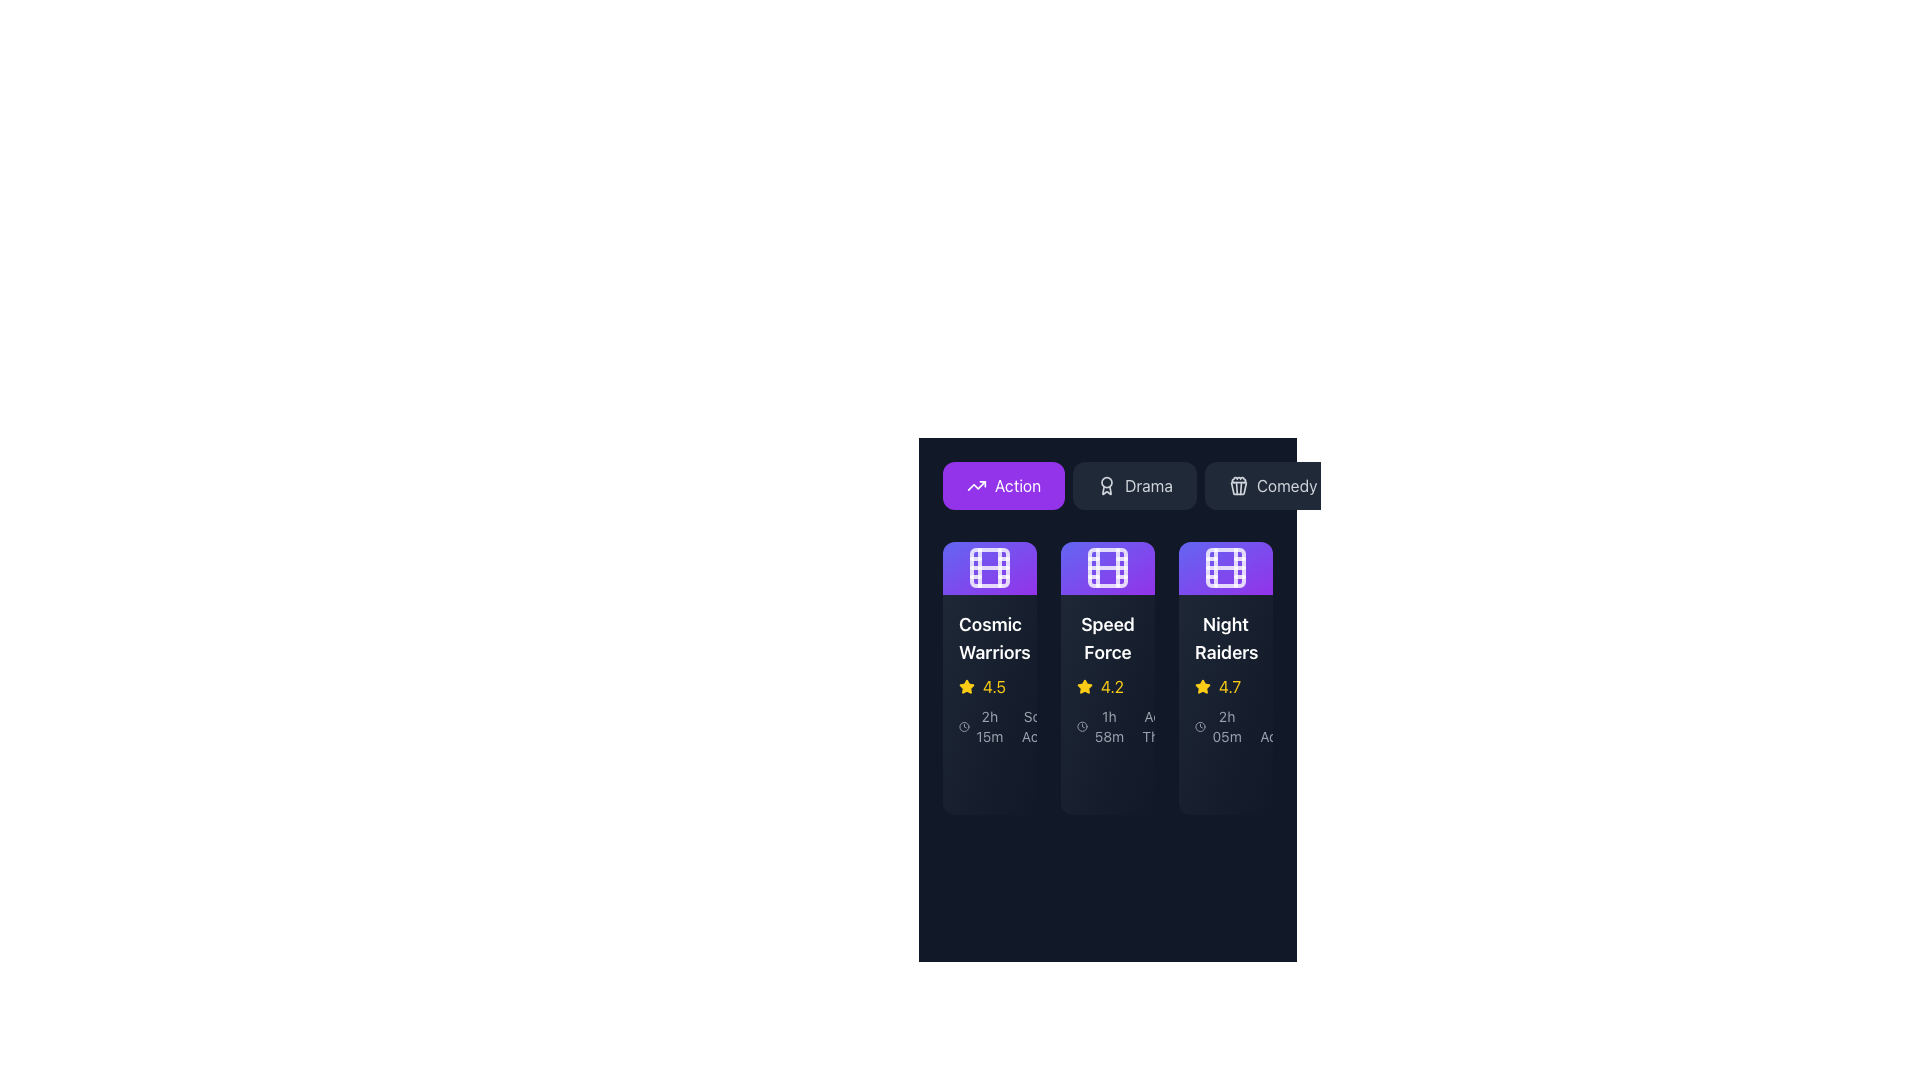 The width and height of the screenshot is (1920, 1080). I want to click on the 'Play' button with a gradient background located at the bottom center of the 'Night Raiders' card, so click(1224, 777).